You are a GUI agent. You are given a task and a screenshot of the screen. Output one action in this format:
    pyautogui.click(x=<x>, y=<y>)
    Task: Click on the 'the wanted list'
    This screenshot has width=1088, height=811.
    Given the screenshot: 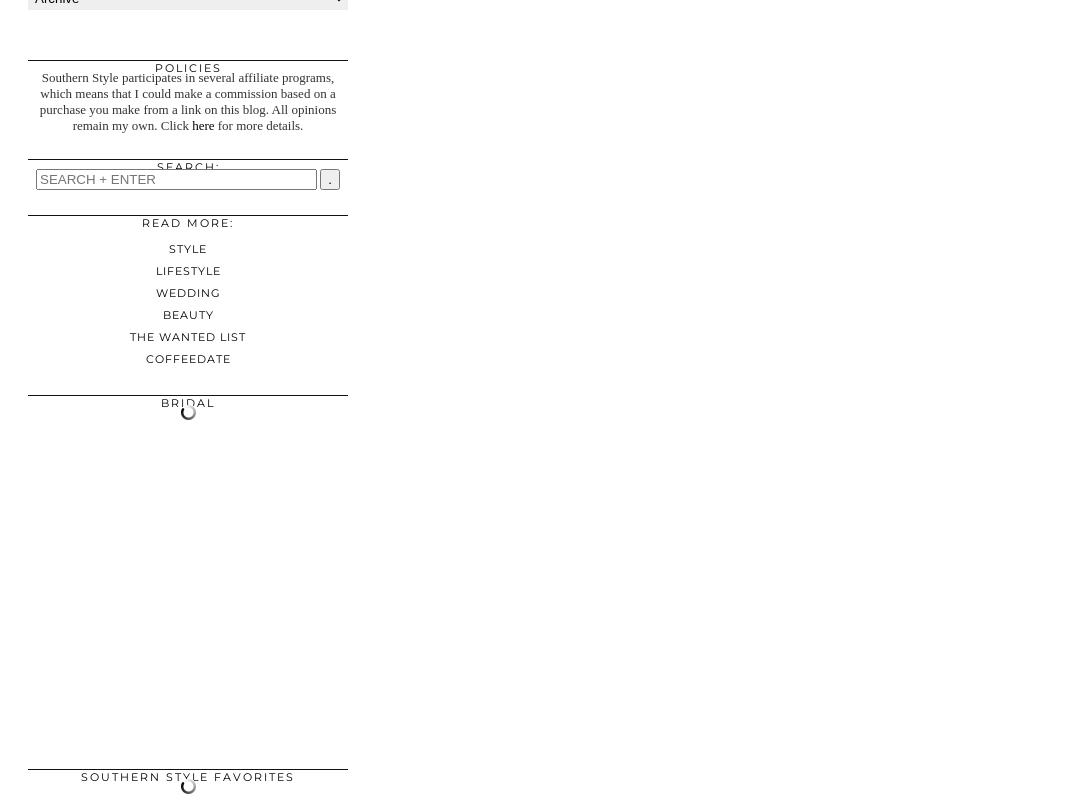 What is the action you would take?
    pyautogui.click(x=187, y=336)
    